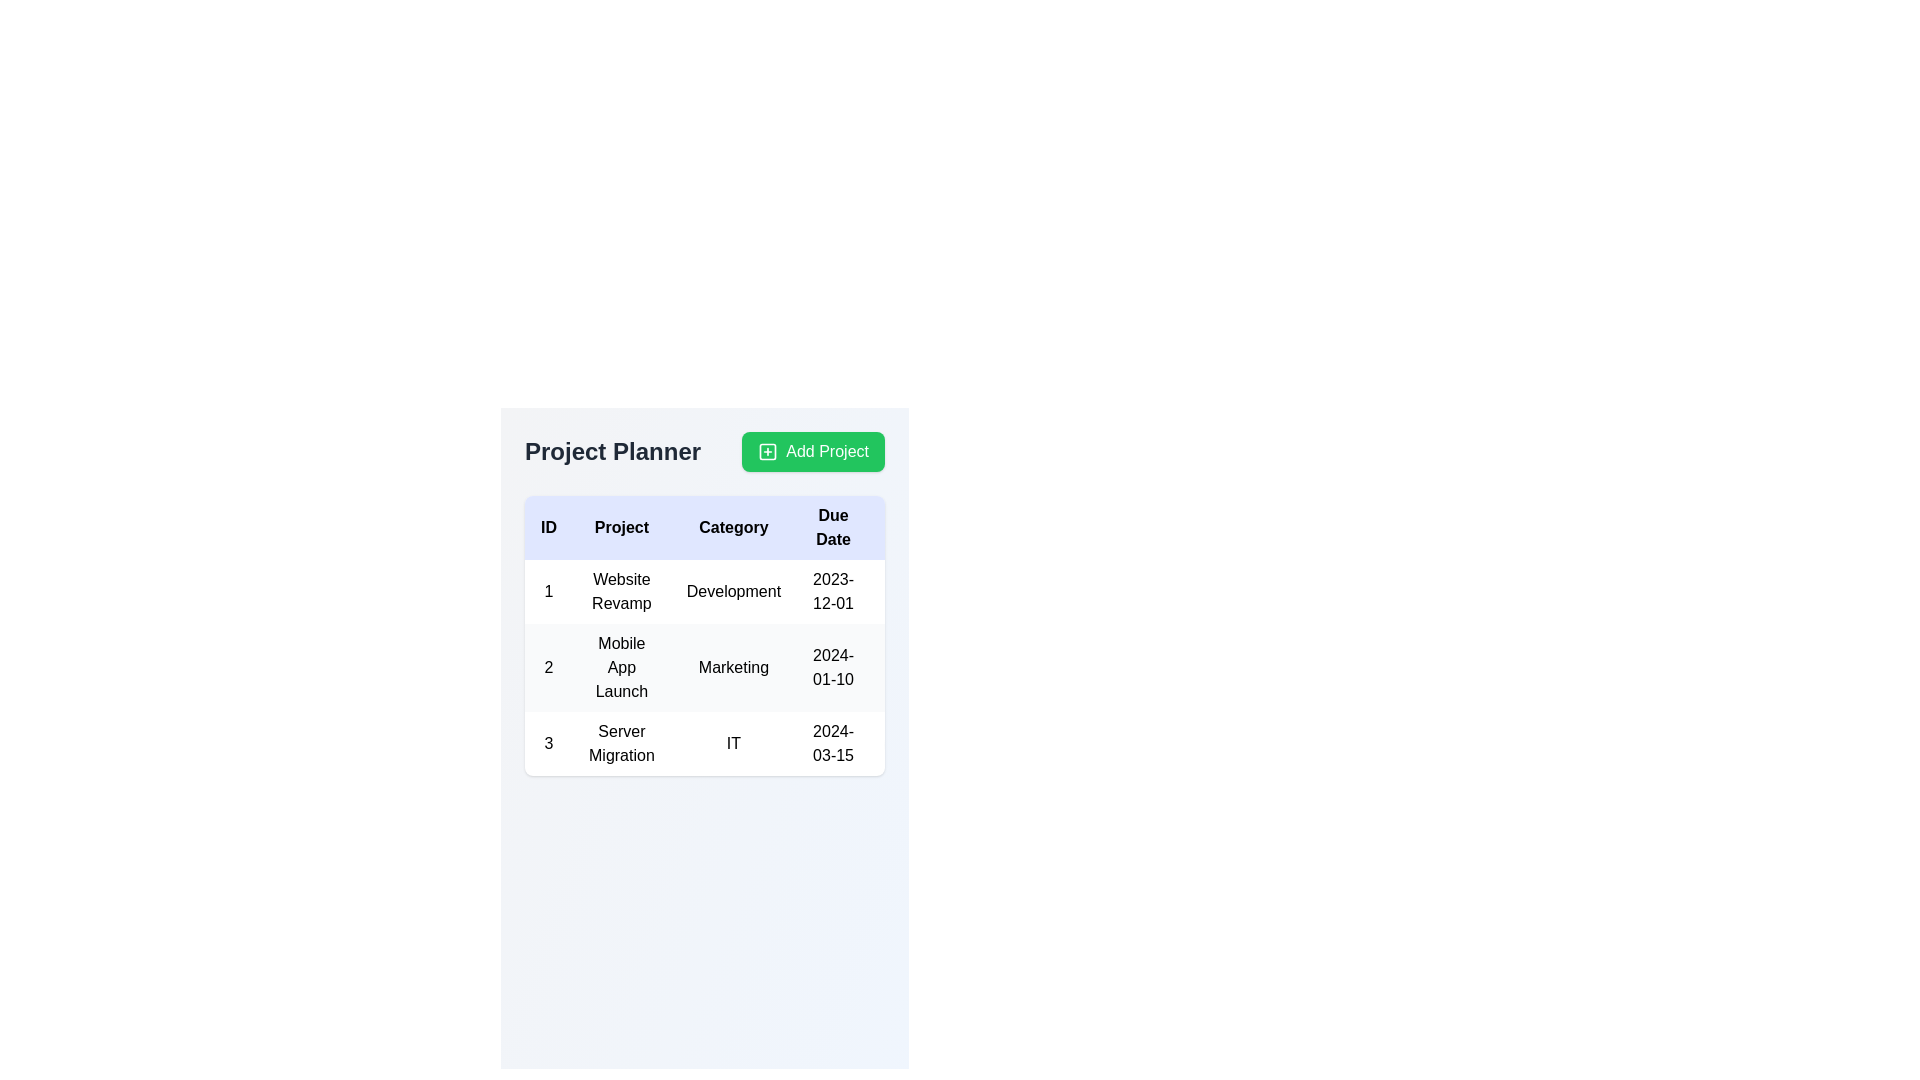  I want to click on the static text element displaying the due date '2023-12-01' in the fourth cell of the first row under the 'Due Date' column for the 'Website Revamp' entry, so click(833, 590).